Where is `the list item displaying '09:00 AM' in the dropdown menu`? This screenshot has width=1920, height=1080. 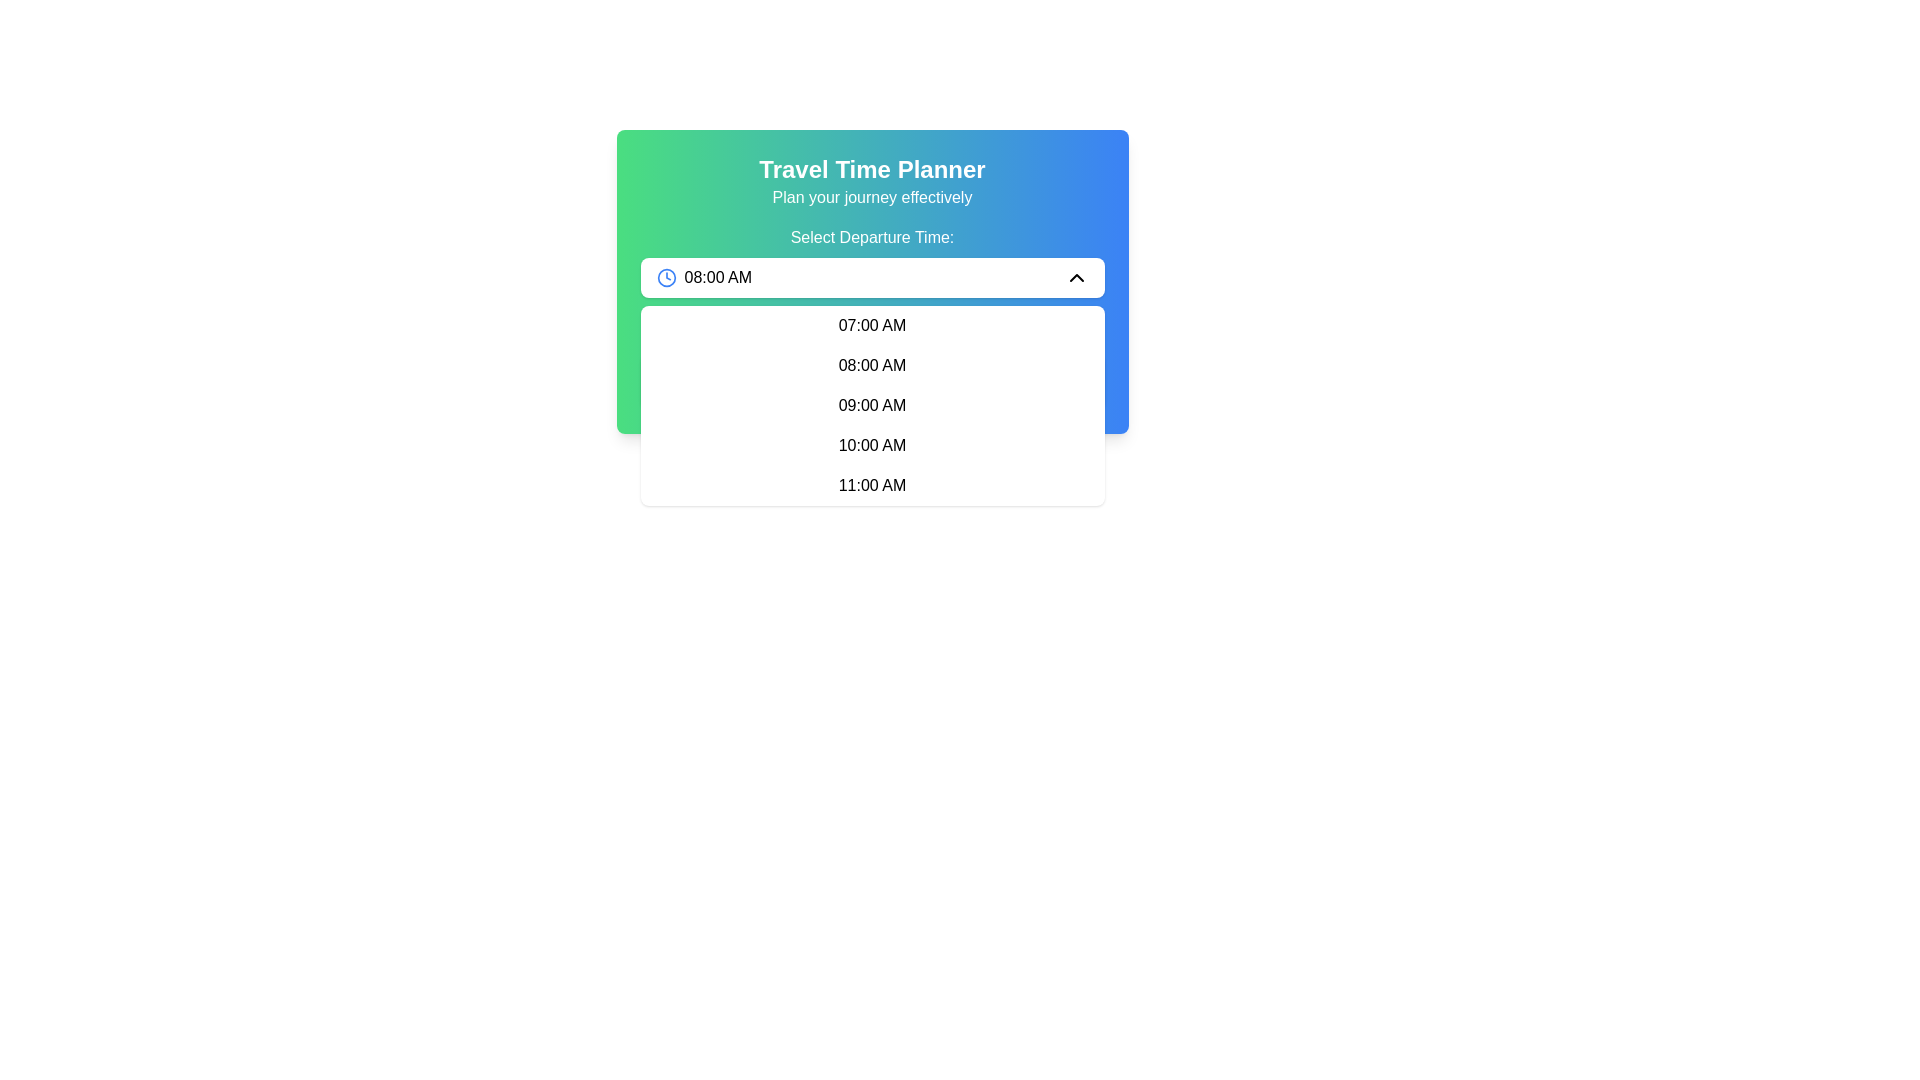
the list item displaying '09:00 AM' in the dropdown menu is located at coordinates (872, 405).